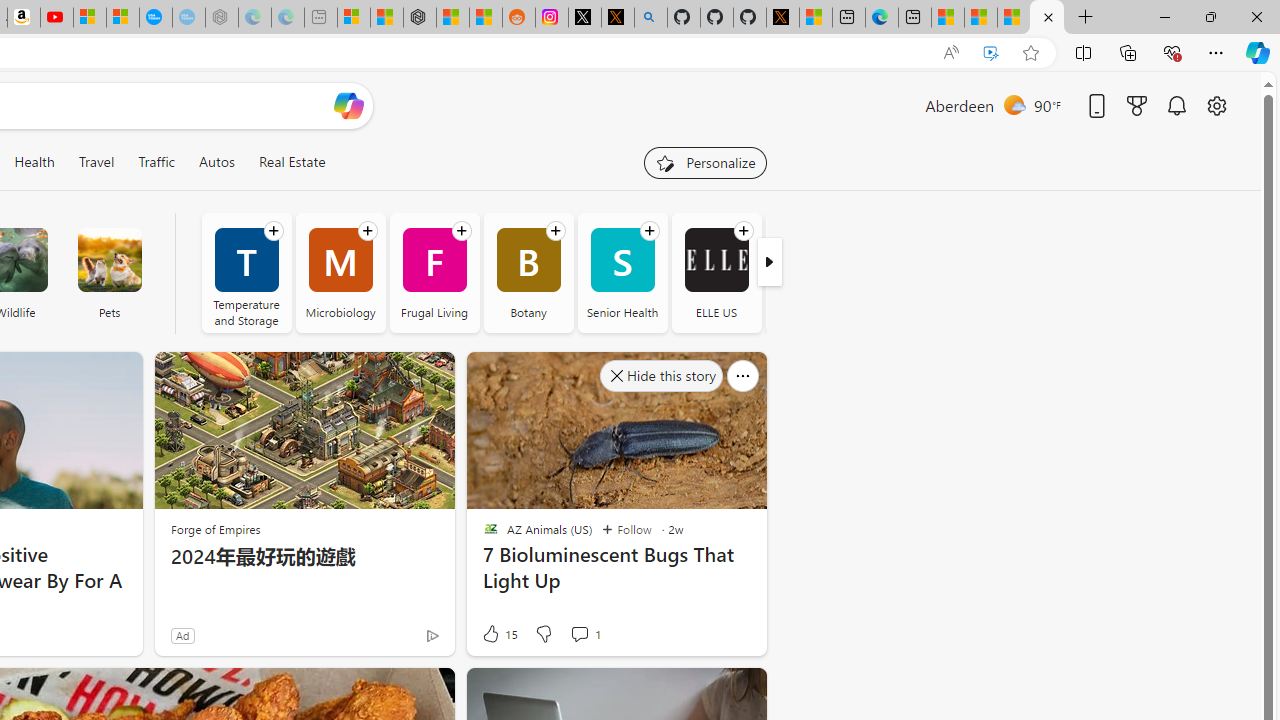 The width and height of the screenshot is (1280, 720). I want to click on 'Mostly sunny', so click(1014, 104).